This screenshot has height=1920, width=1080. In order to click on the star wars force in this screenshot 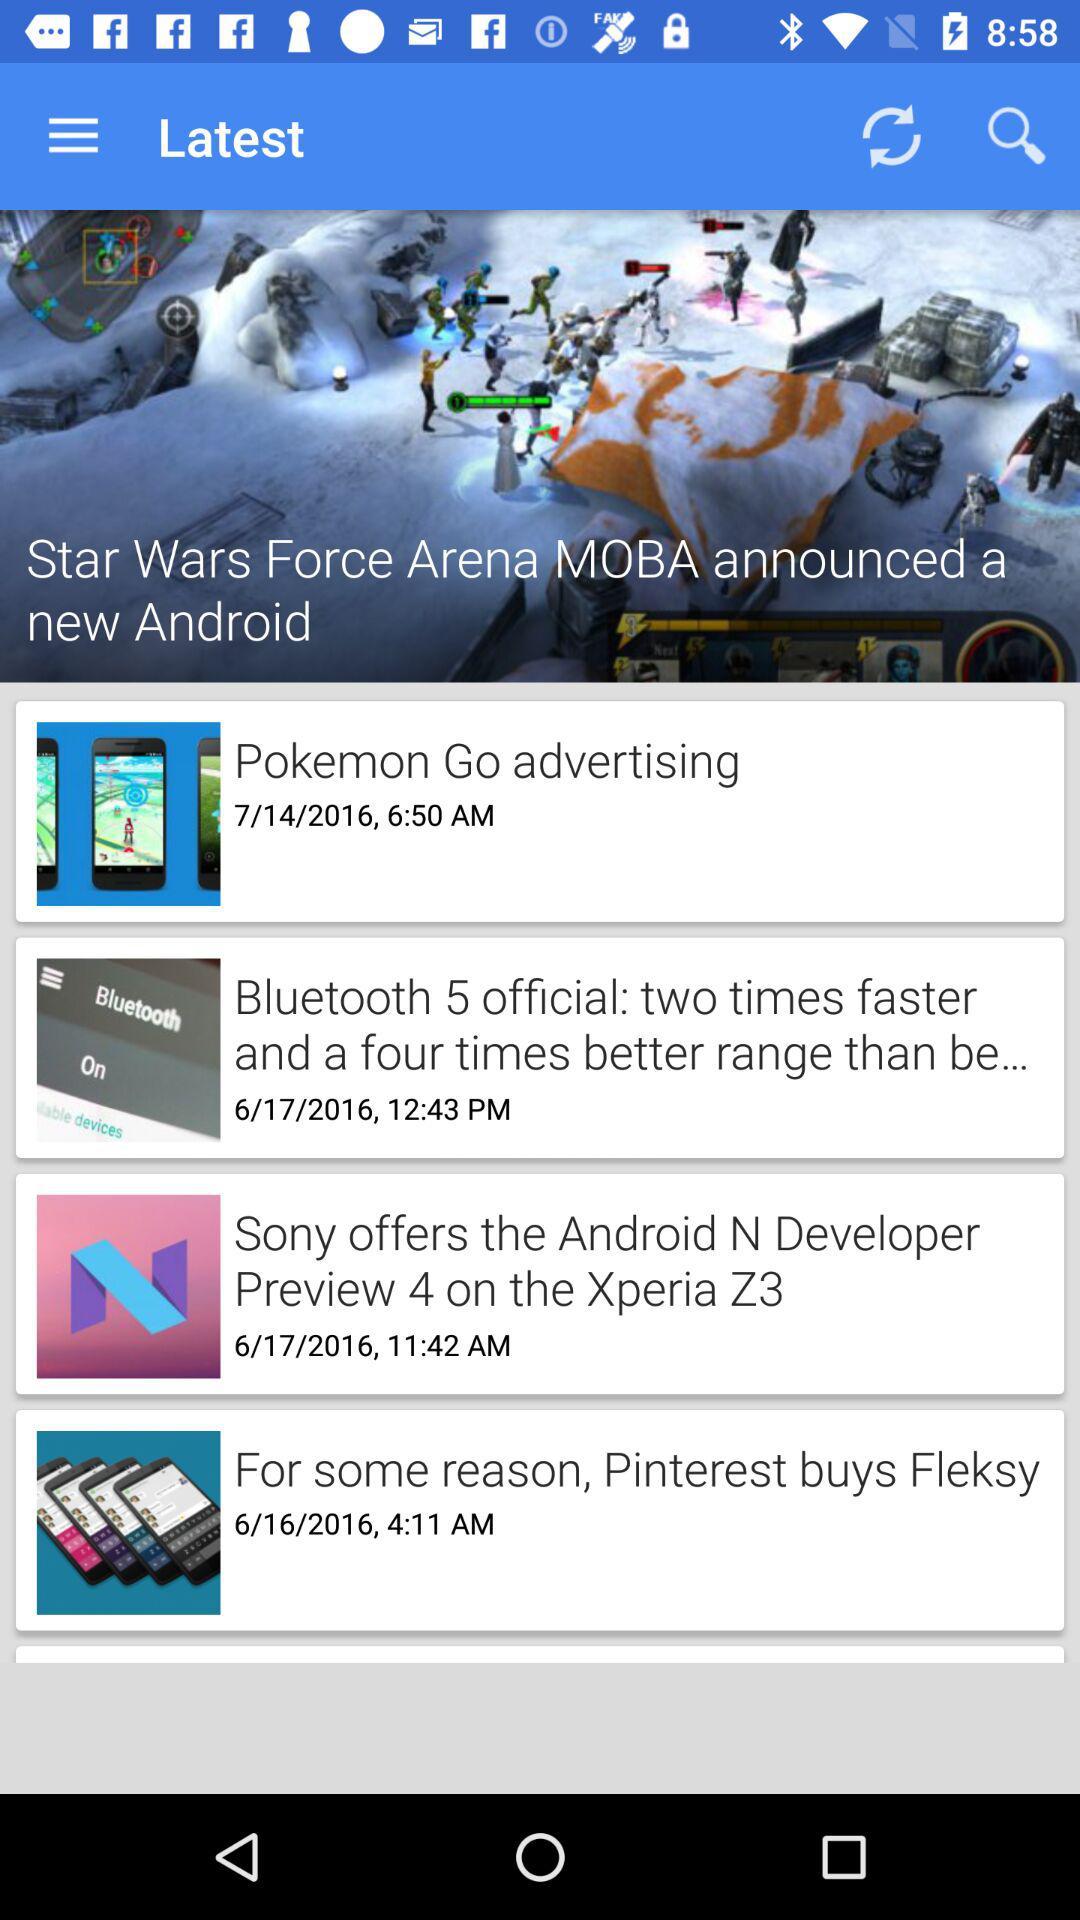, I will do `click(540, 561)`.